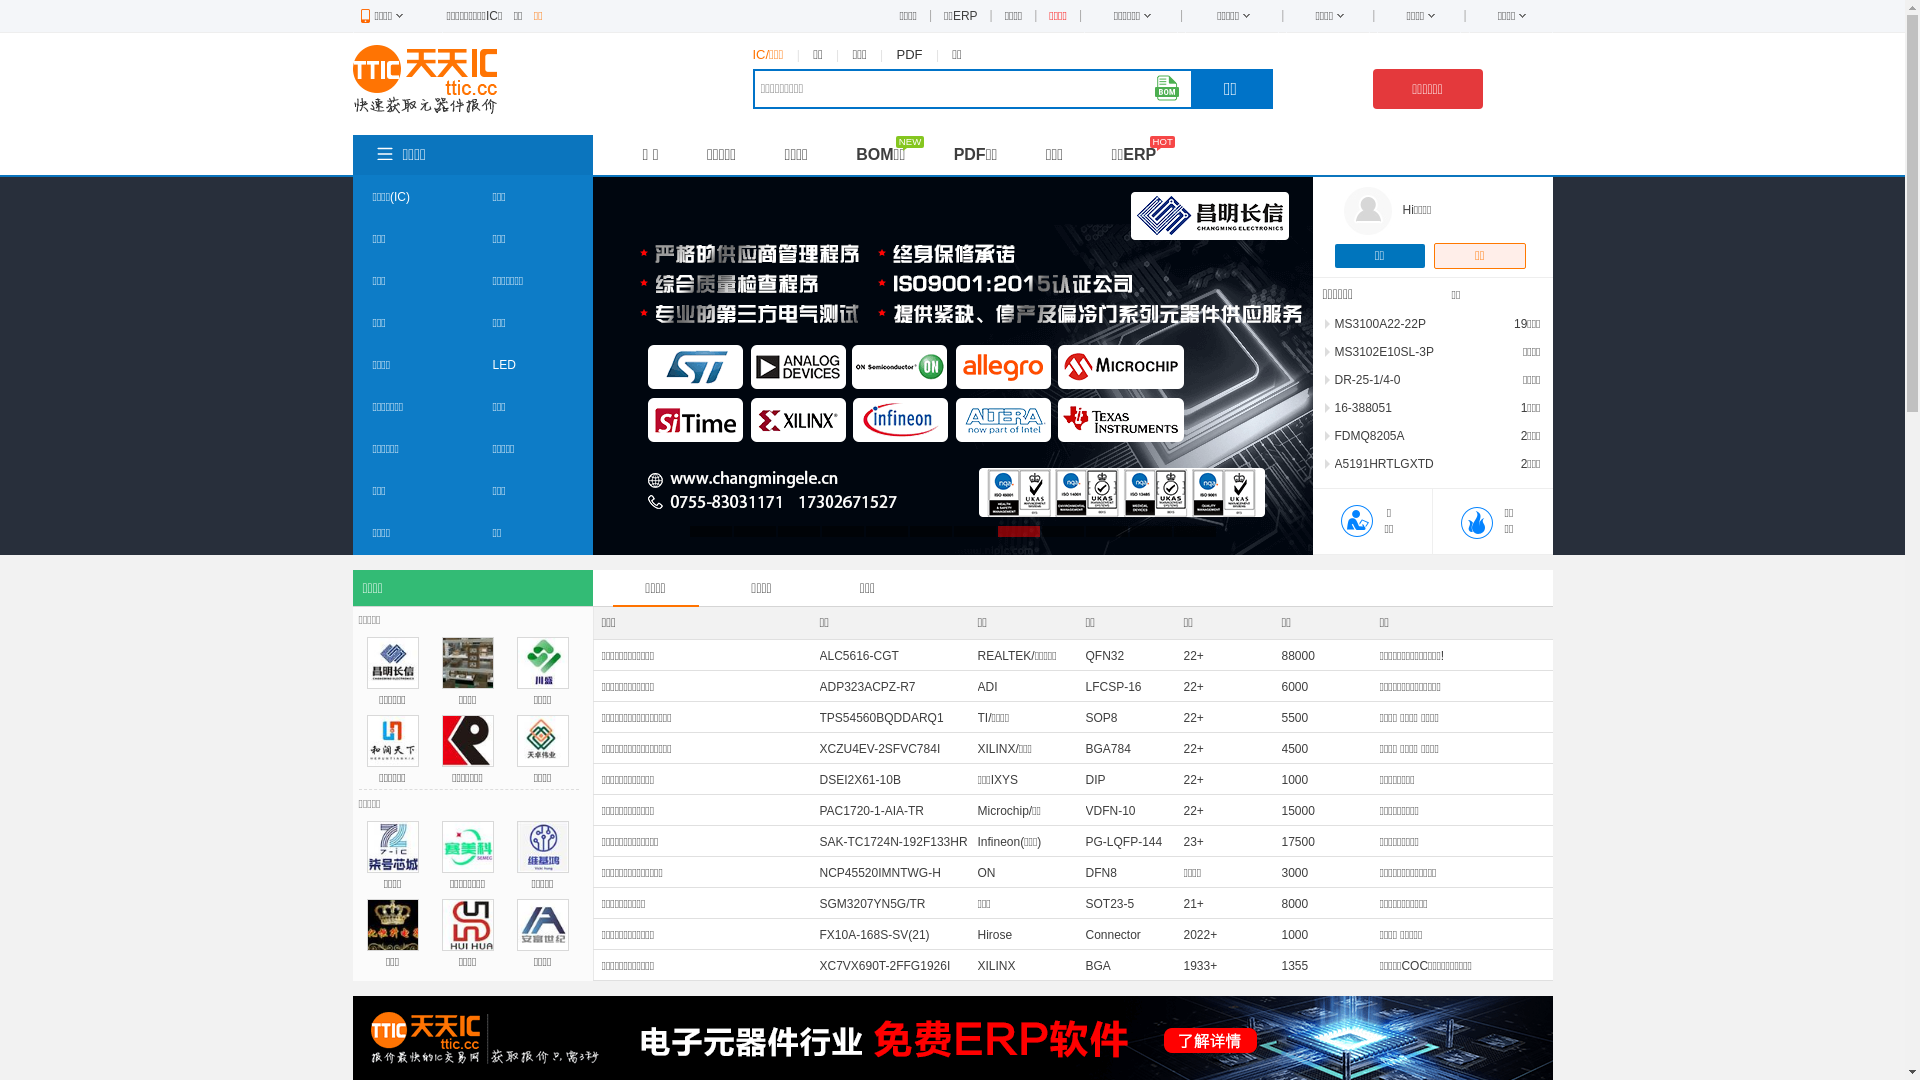 The image size is (1920, 1080). What do you see at coordinates (884, 964) in the screenshot?
I see `'XC7VX690T-2FFG1926I'` at bounding box center [884, 964].